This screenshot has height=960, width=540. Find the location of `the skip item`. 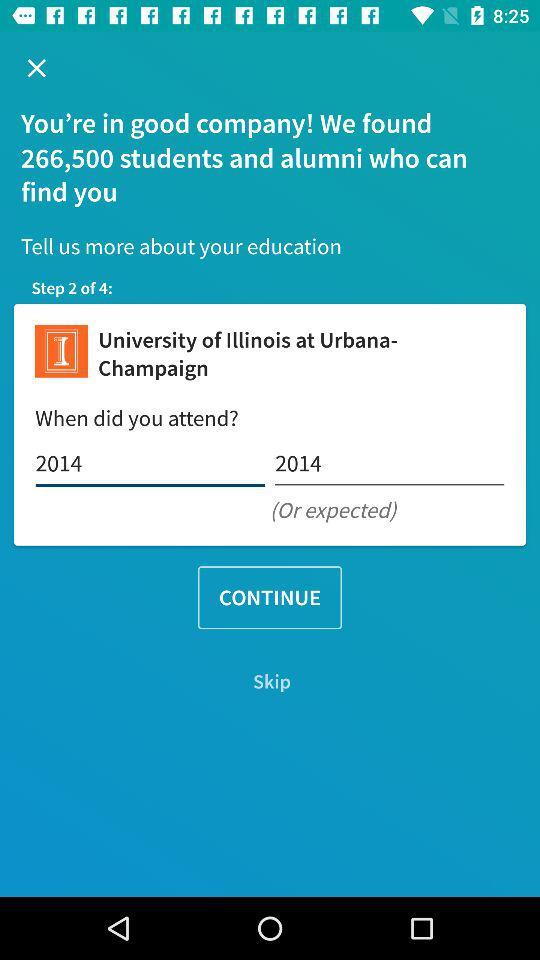

the skip item is located at coordinates (270, 681).